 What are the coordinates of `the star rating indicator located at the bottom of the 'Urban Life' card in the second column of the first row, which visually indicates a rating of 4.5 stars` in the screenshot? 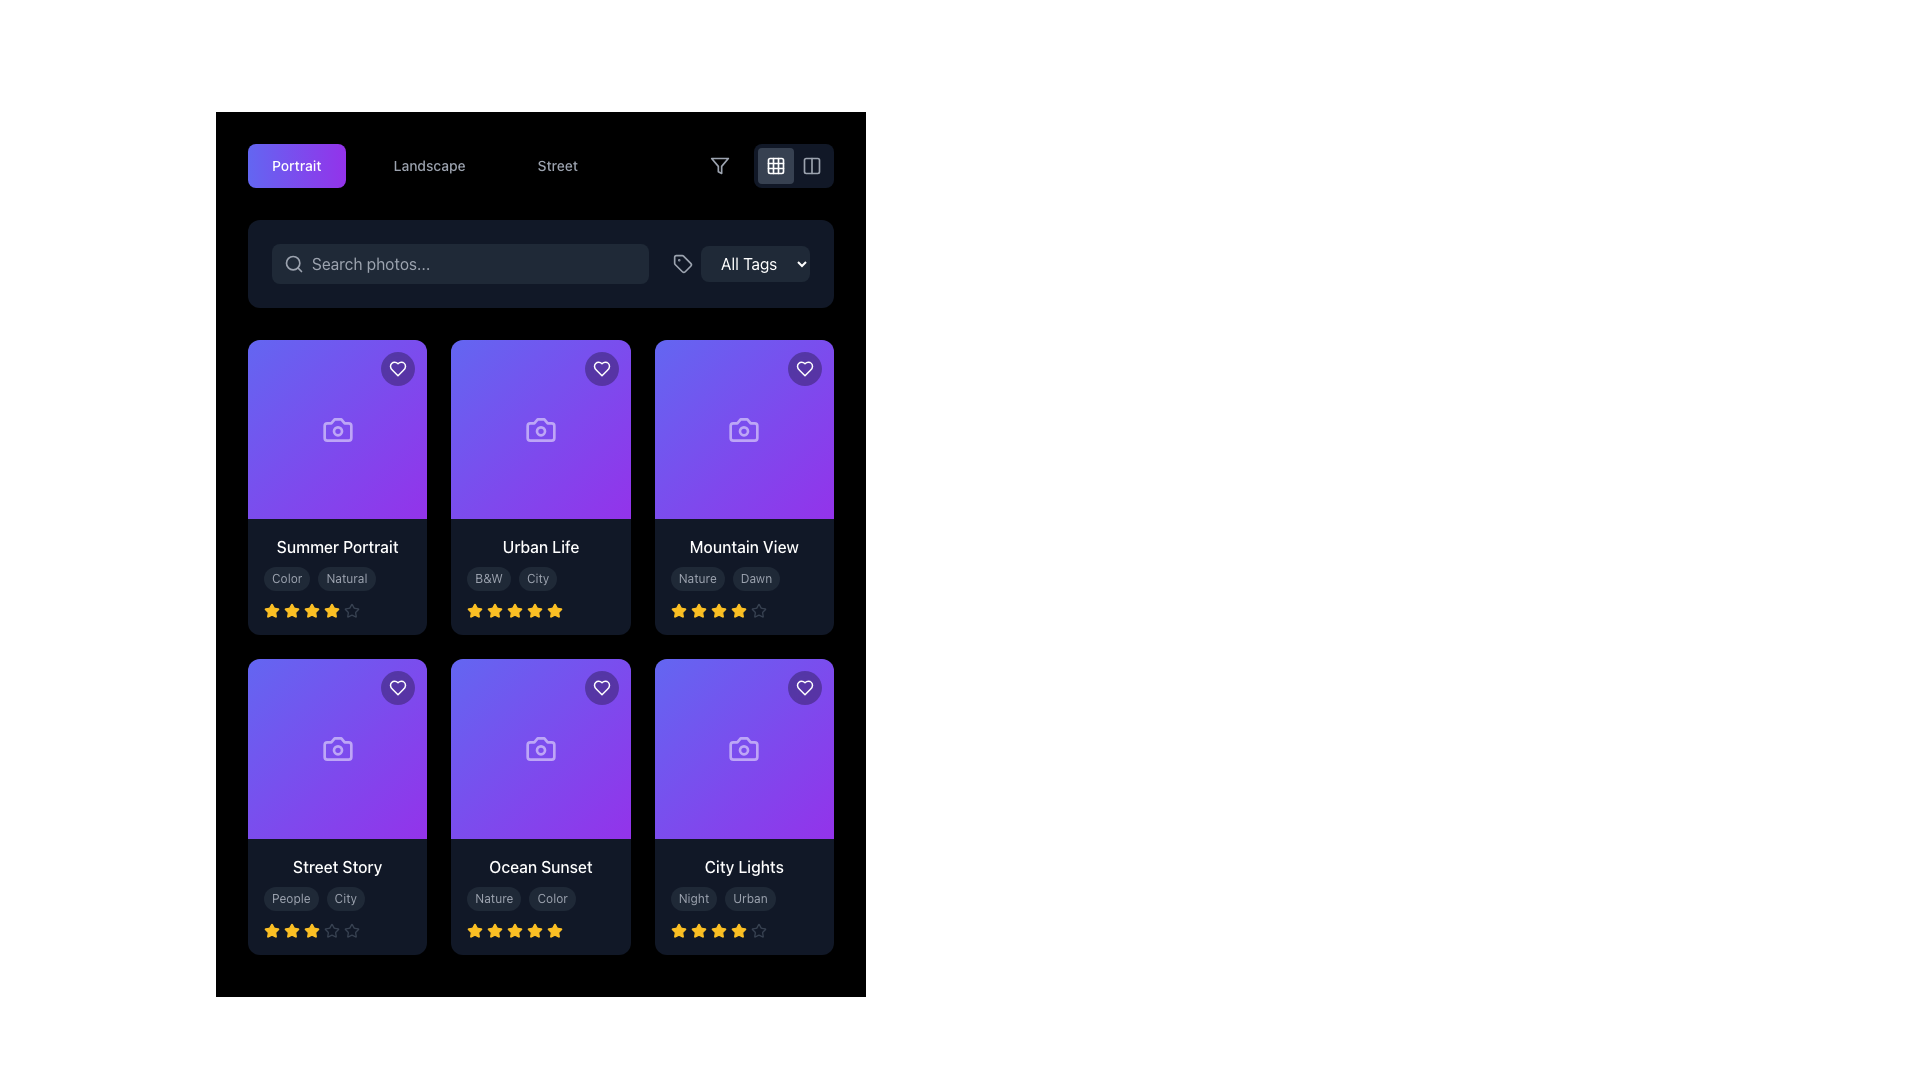 It's located at (541, 610).